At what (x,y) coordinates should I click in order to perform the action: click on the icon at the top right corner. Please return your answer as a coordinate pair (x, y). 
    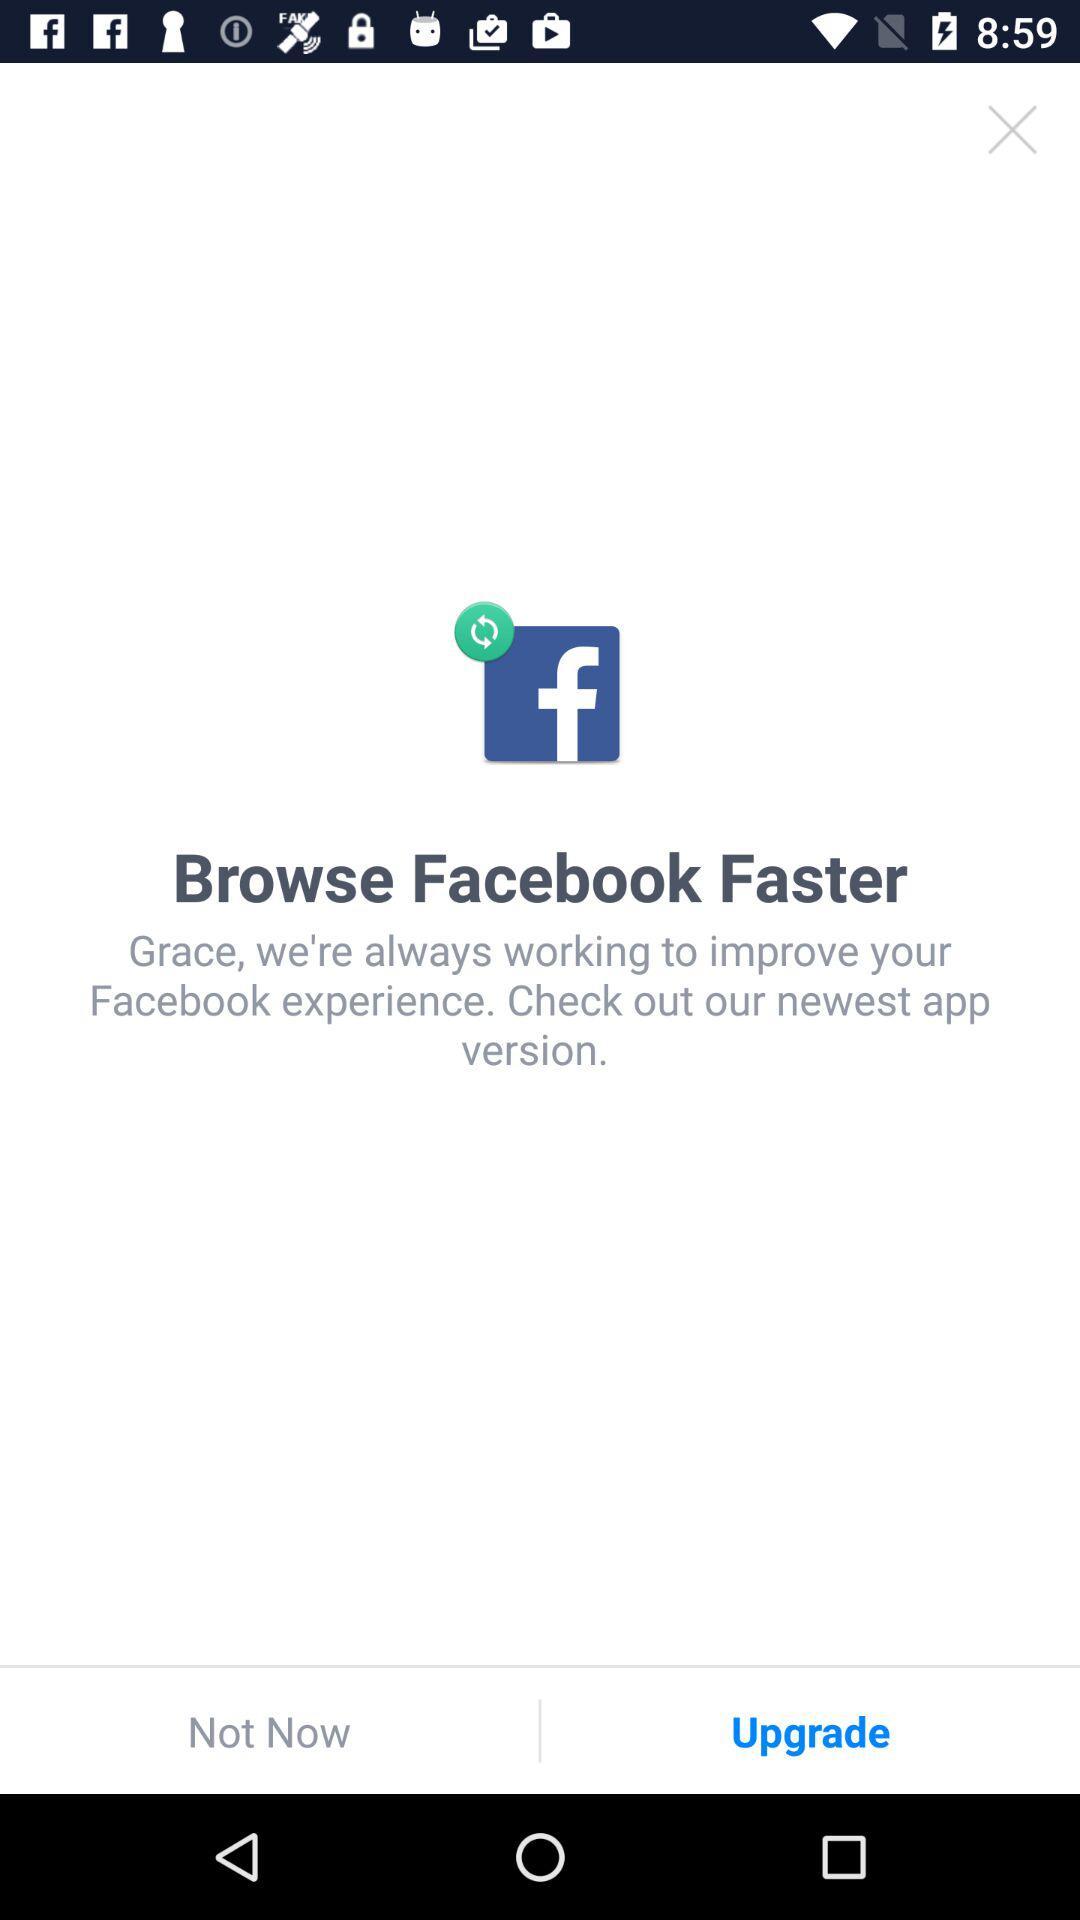
    Looking at the image, I should click on (1012, 129).